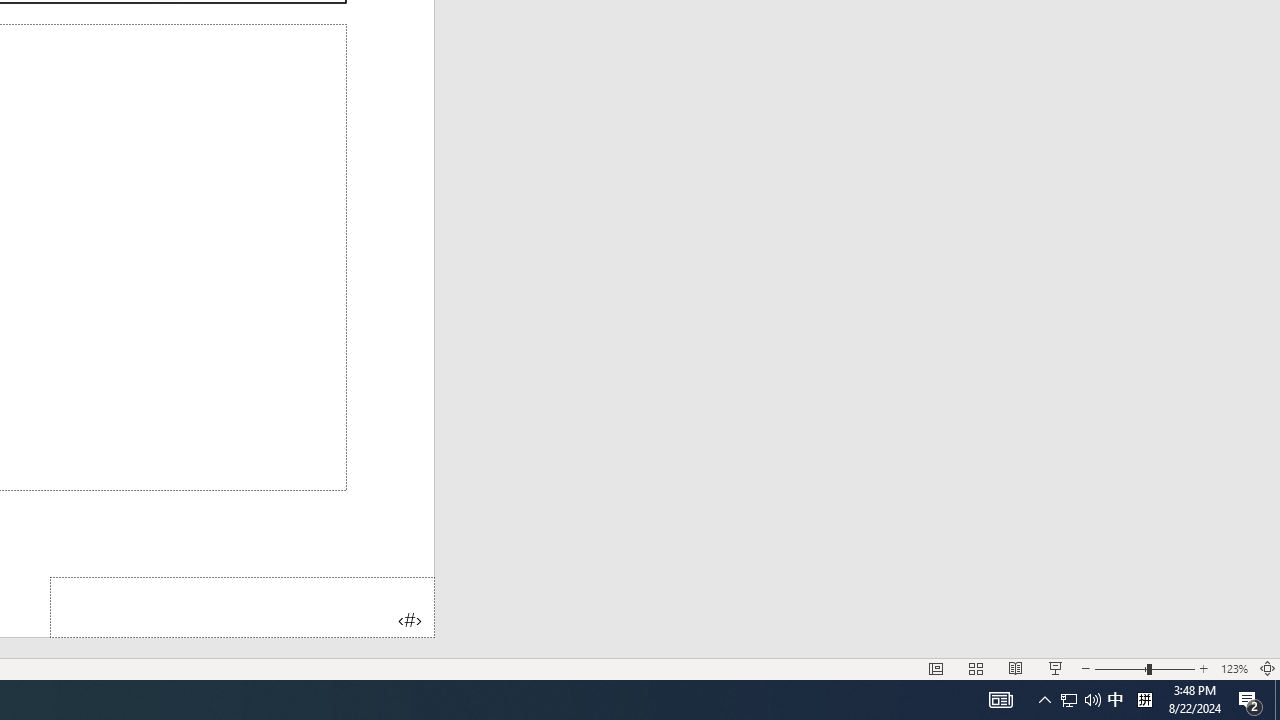 The image size is (1280, 720). What do you see at coordinates (1233, 669) in the screenshot?
I see `'Zoom 123%'` at bounding box center [1233, 669].